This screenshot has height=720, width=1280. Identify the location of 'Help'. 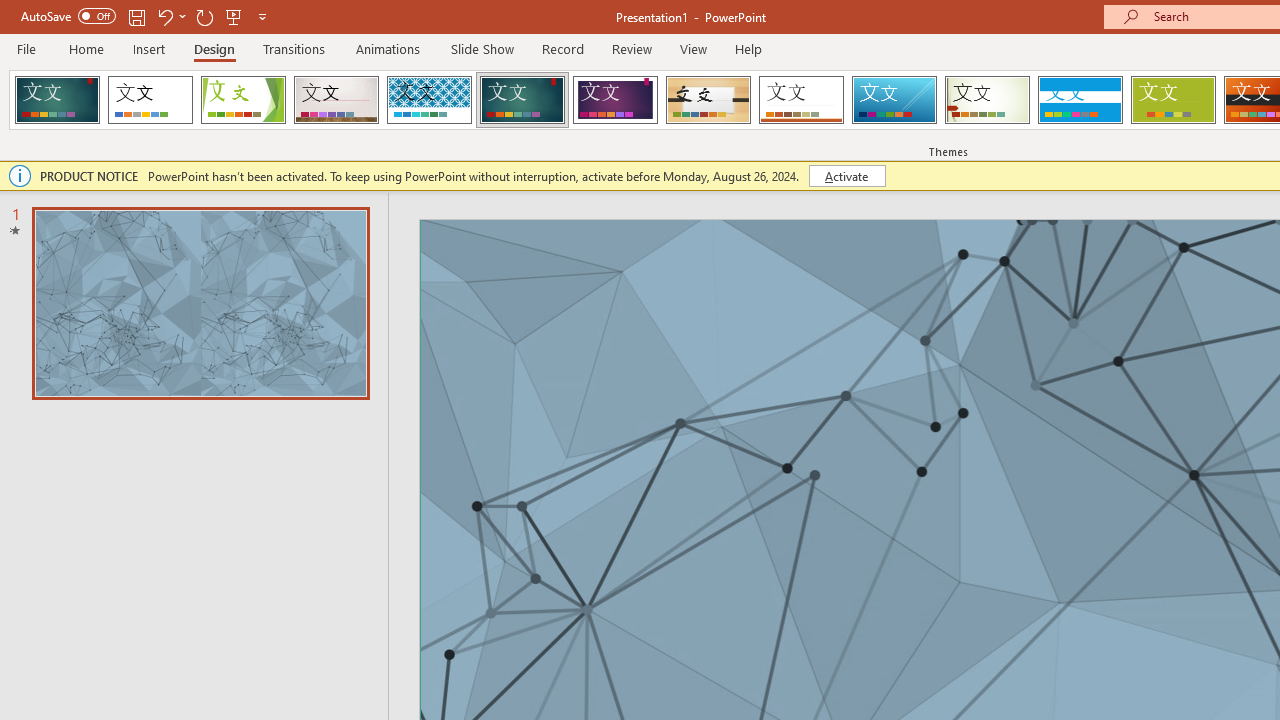
(747, 48).